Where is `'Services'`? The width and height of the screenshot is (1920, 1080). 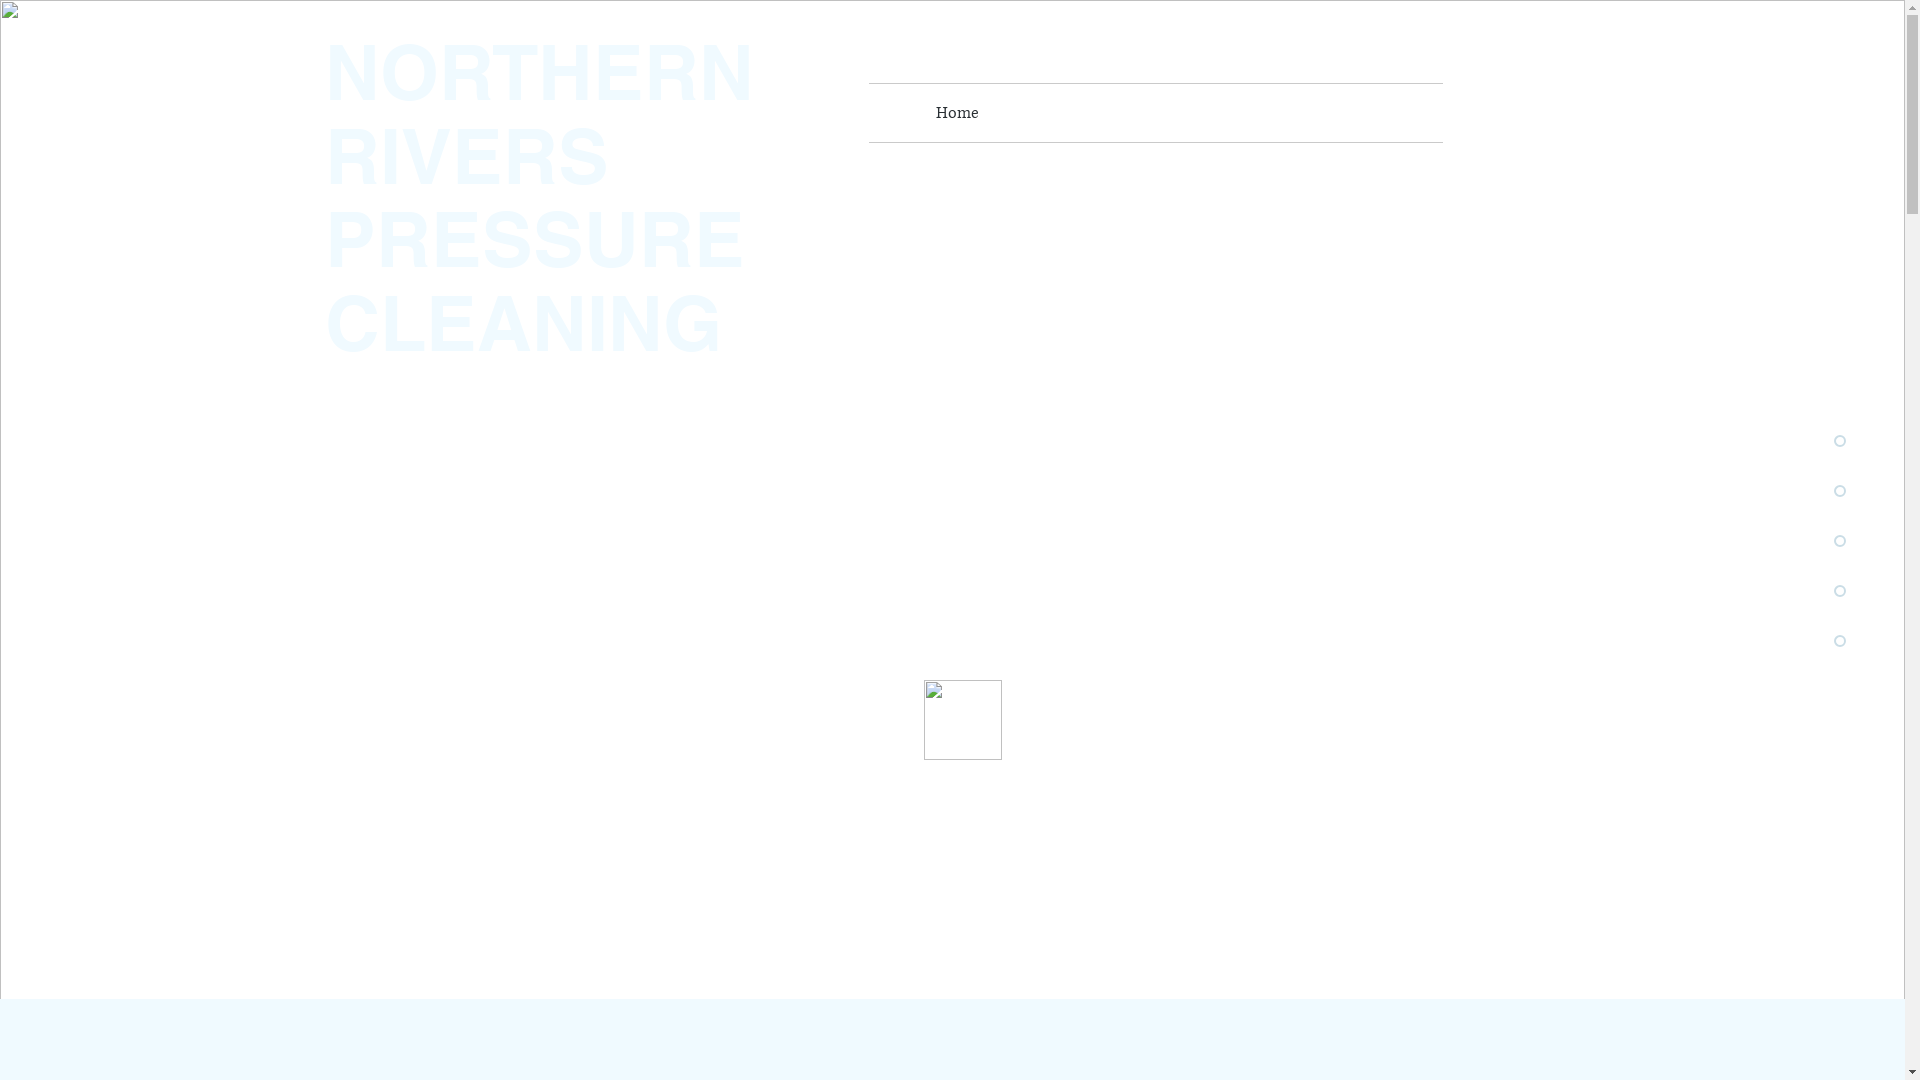 'Services' is located at coordinates (1037, 112).